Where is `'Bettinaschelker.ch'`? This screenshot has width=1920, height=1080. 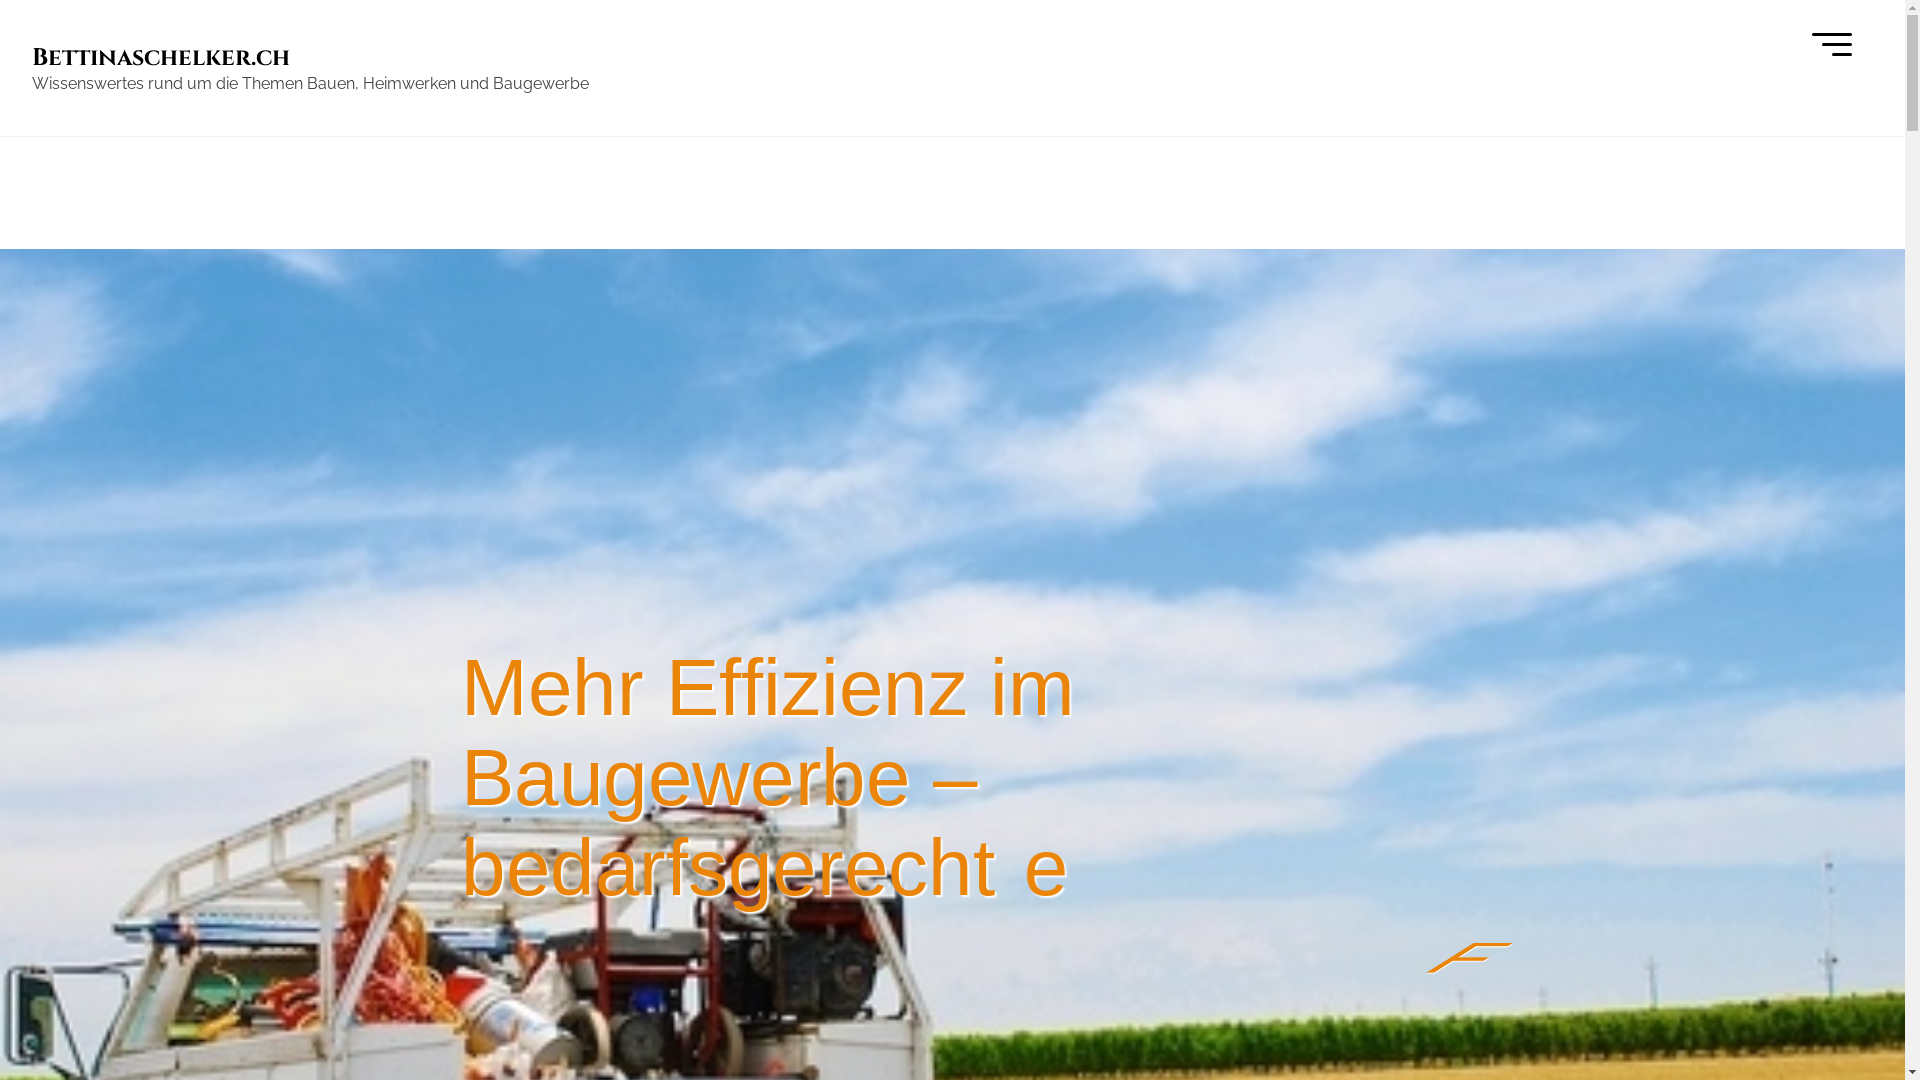 'Bettinaschelker.ch' is located at coordinates (161, 56).